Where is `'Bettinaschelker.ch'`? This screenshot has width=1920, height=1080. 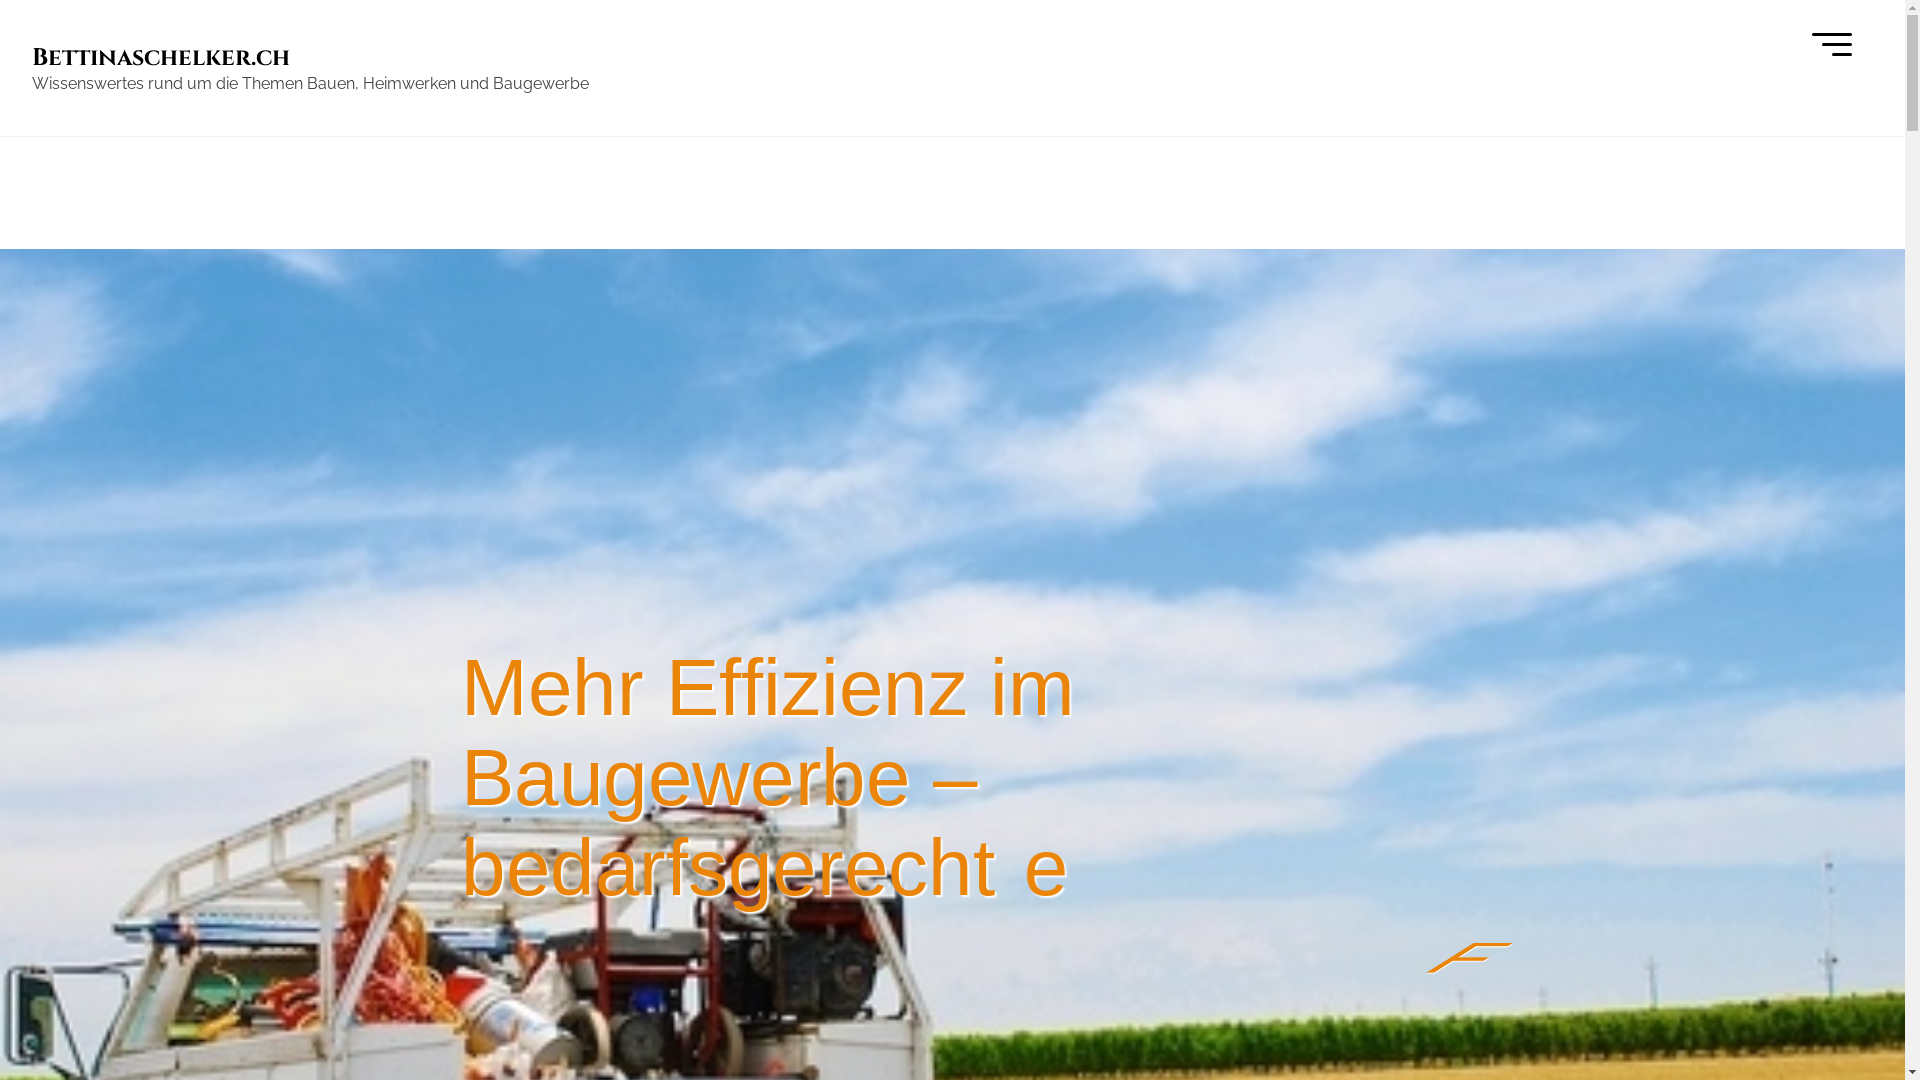 'Bettinaschelker.ch' is located at coordinates (161, 56).